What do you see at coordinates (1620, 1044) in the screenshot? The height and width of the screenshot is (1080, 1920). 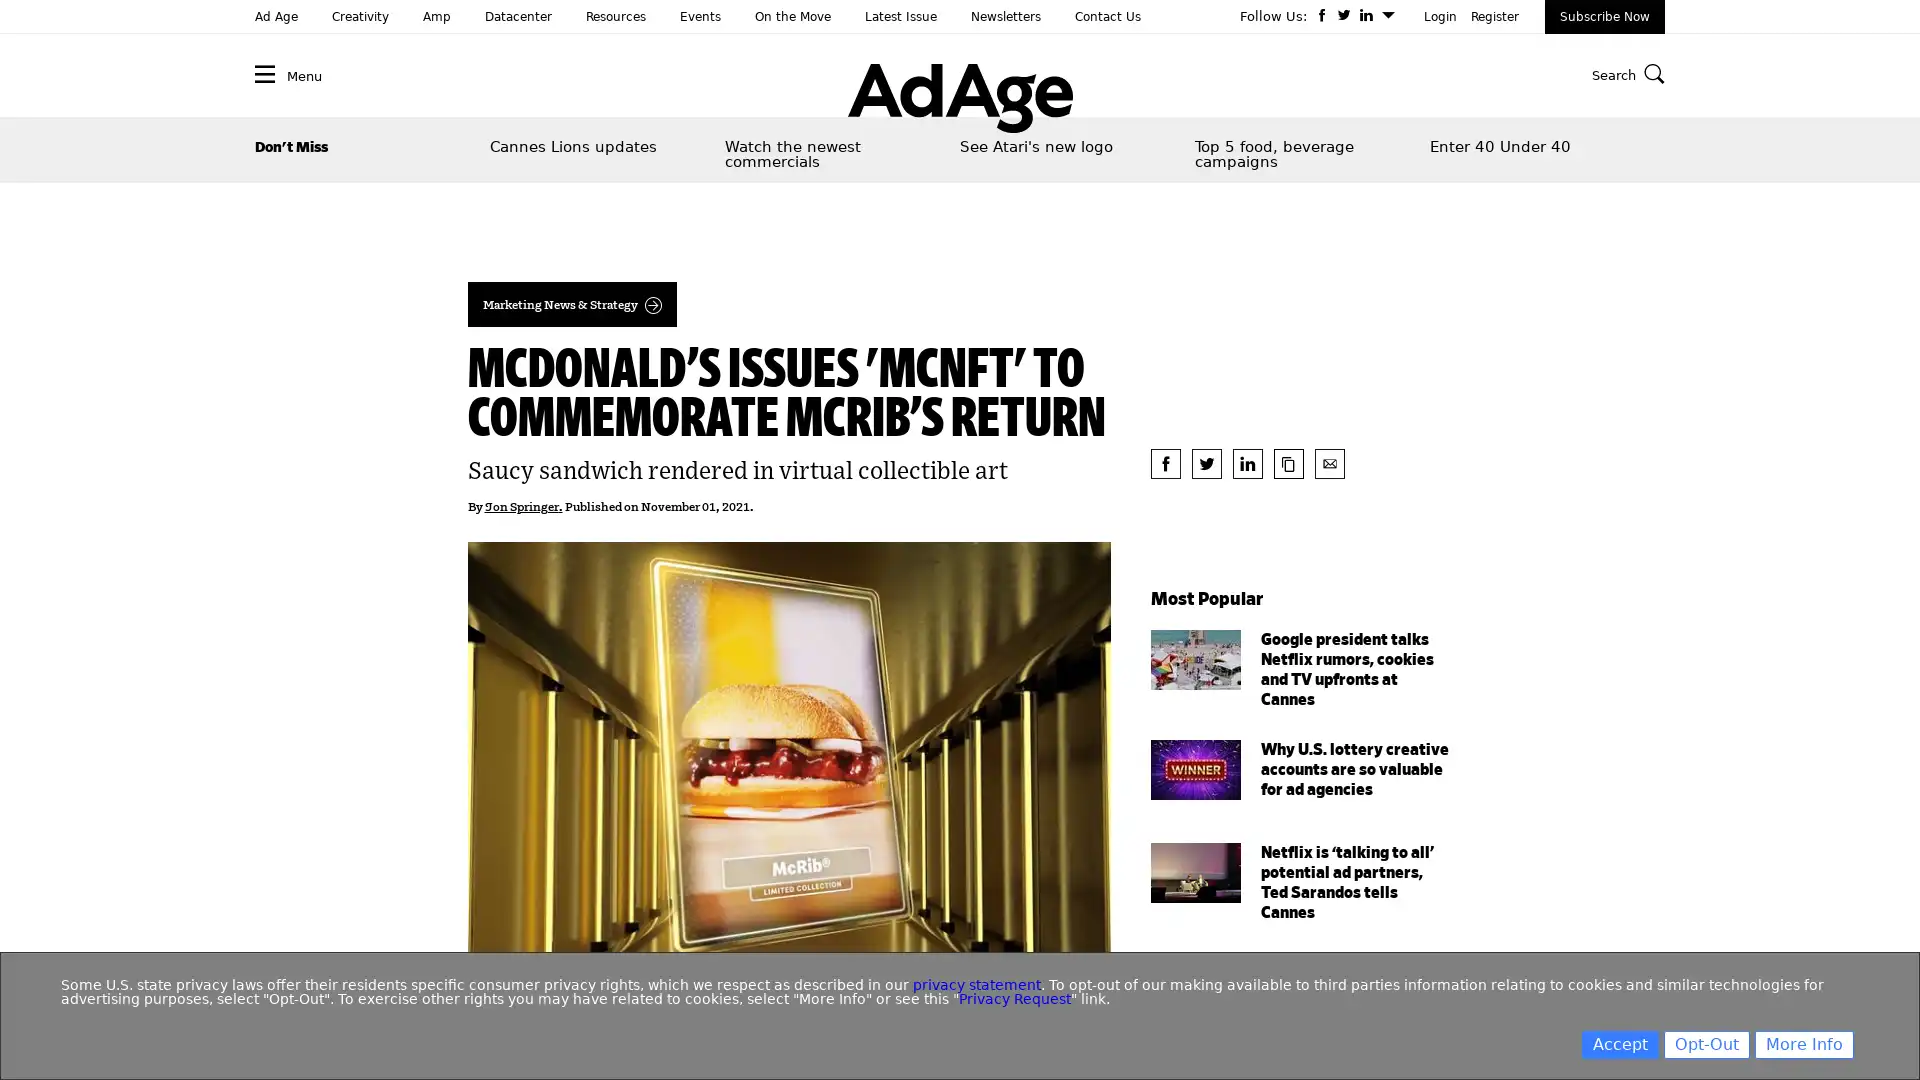 I see `Accept` at bounding box center [1620, 1044].